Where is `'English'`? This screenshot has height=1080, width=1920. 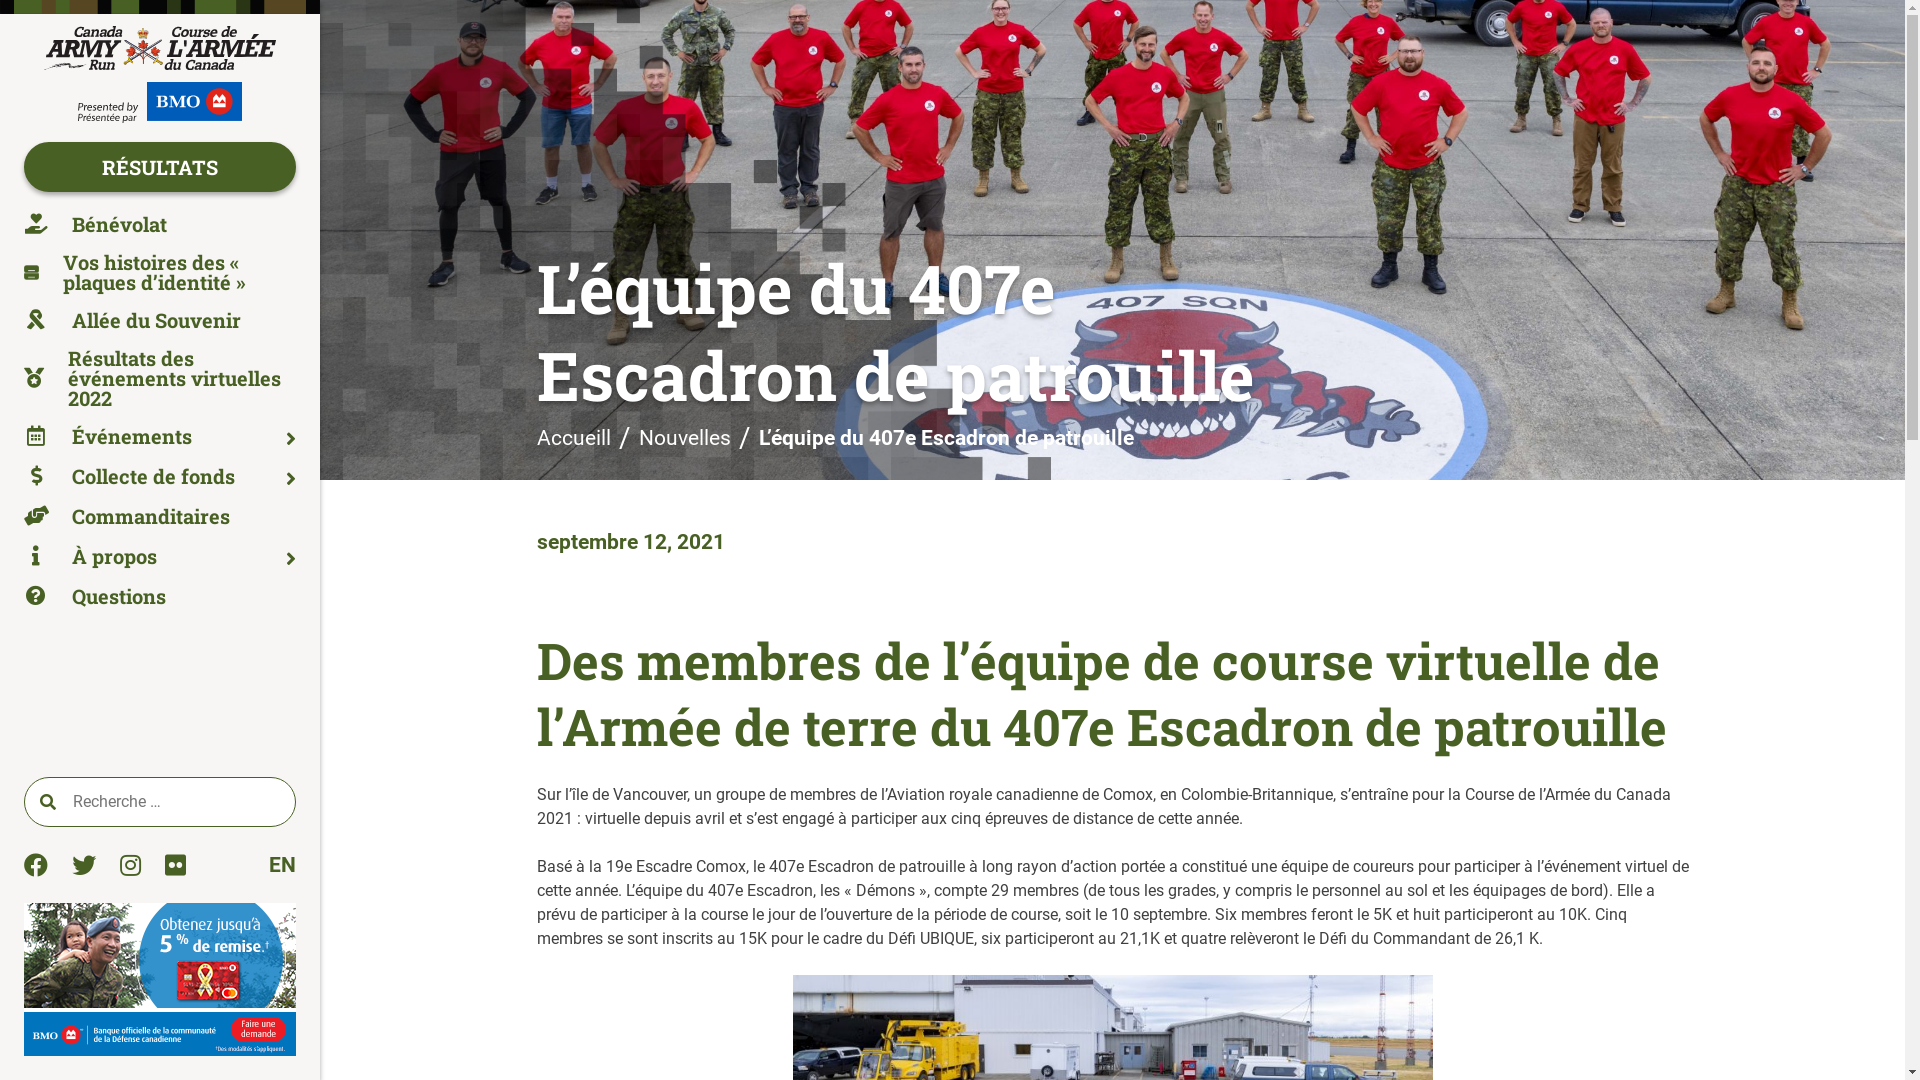
'English' is located at coordinates (267, 863).